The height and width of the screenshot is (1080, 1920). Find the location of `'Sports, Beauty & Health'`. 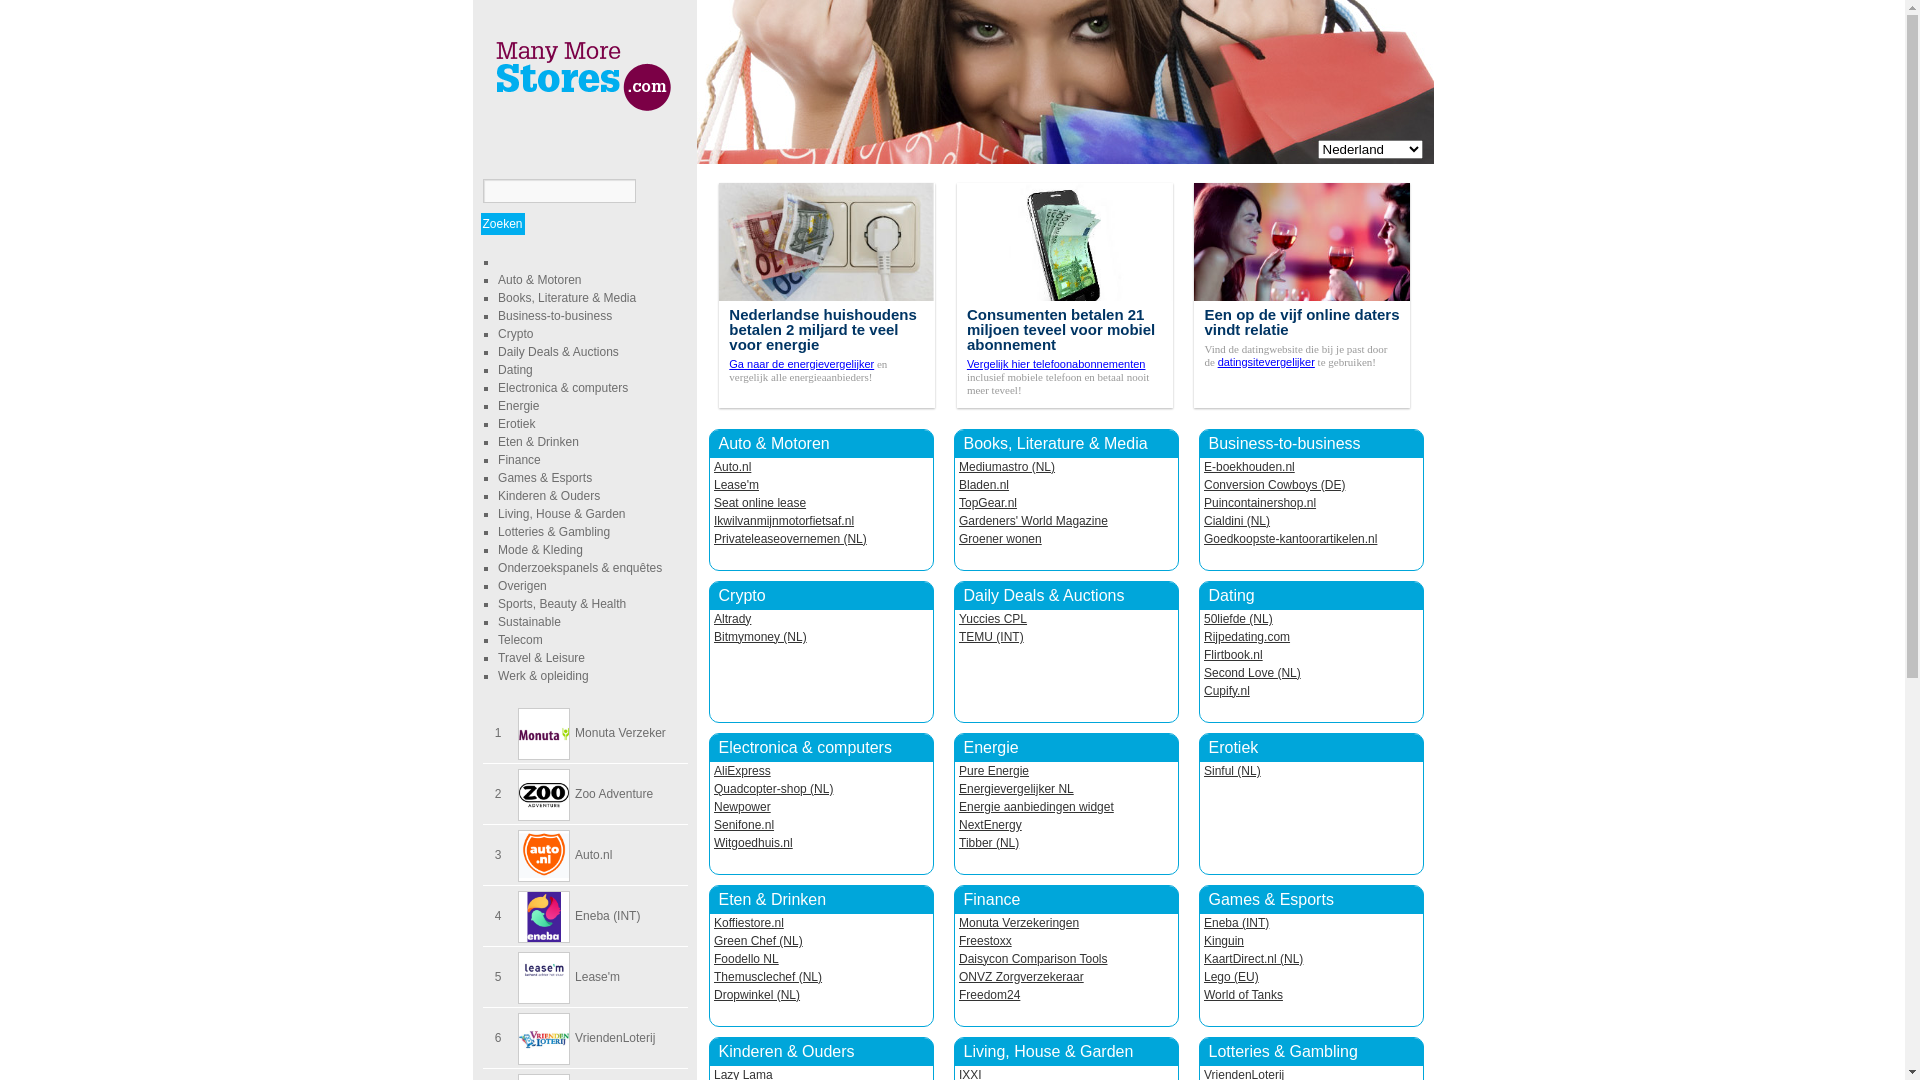

'Sports, Beauty & Health' is located at coordinates (560, 603).